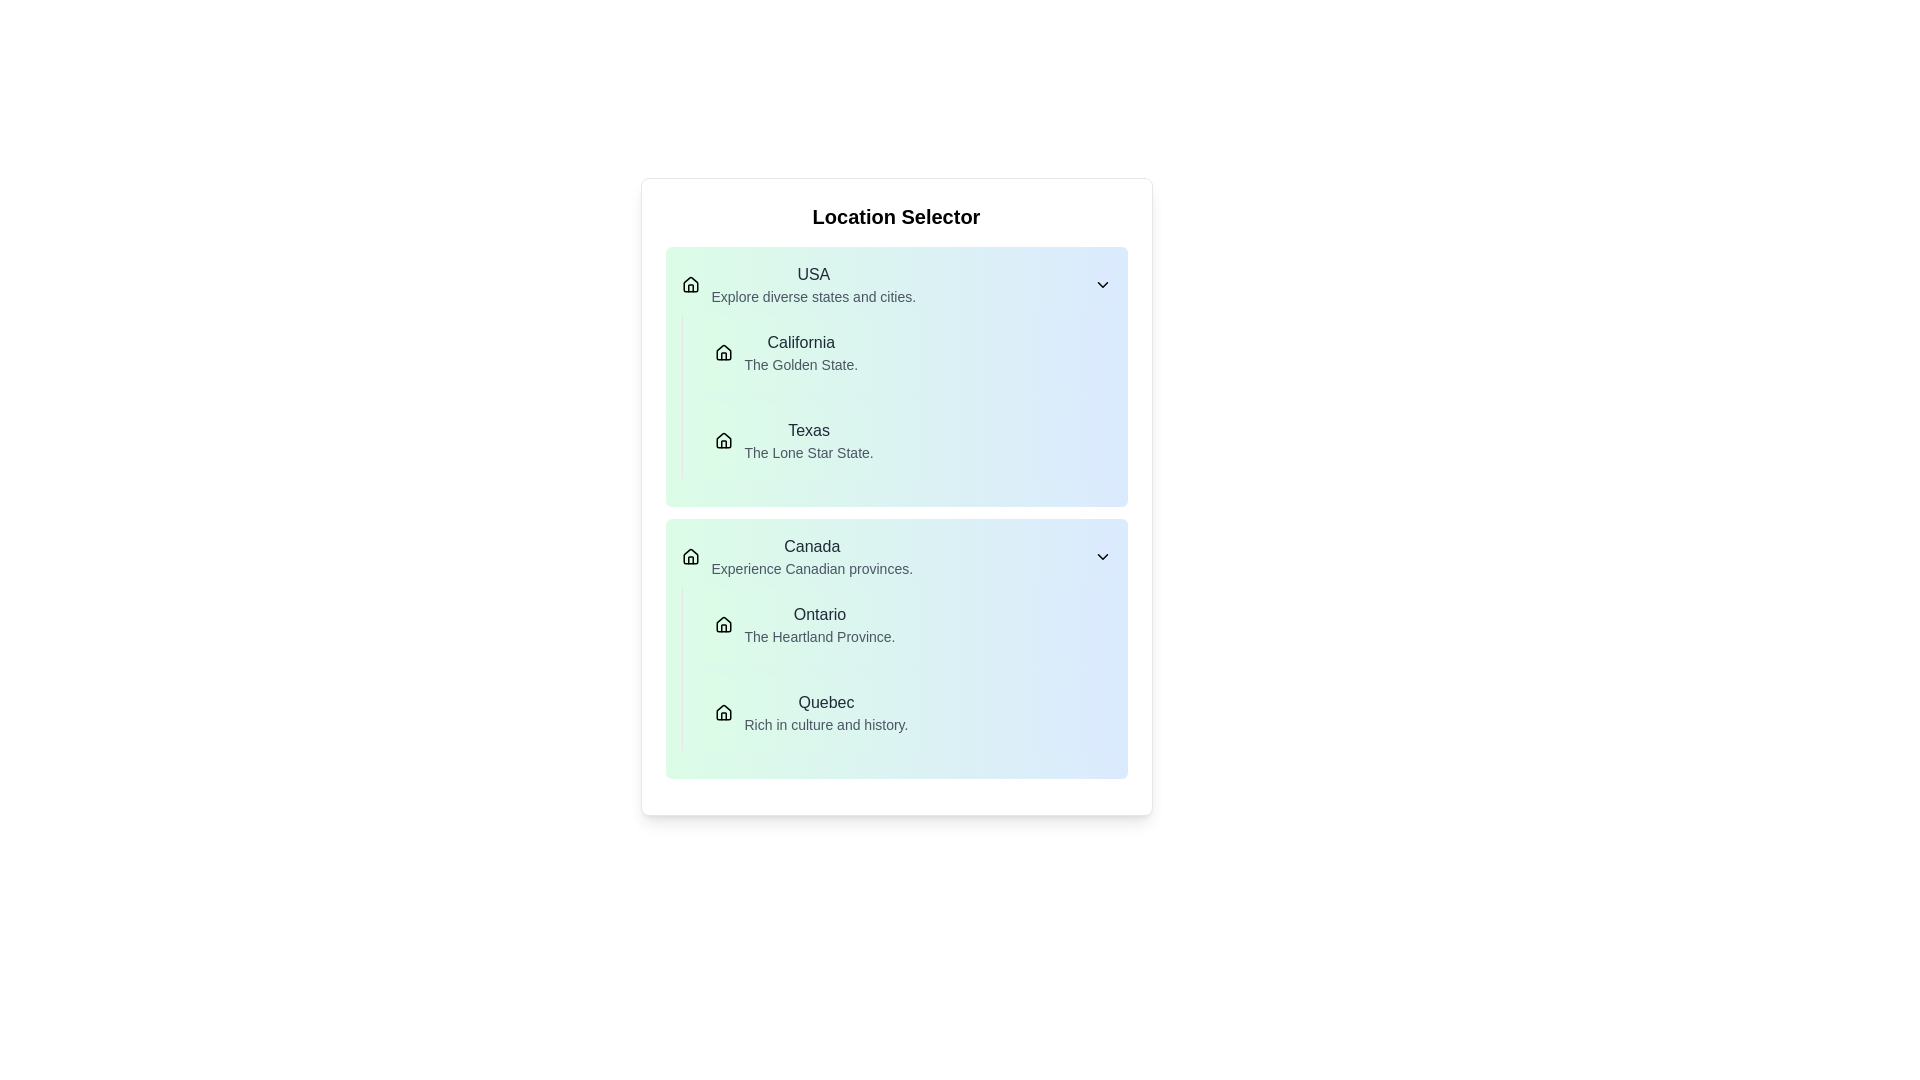  I want to click on the icon representing California, which is positioned directly to the left of the text 'California' and is the first icon in its group under the category 'USA', so click(722, 352).